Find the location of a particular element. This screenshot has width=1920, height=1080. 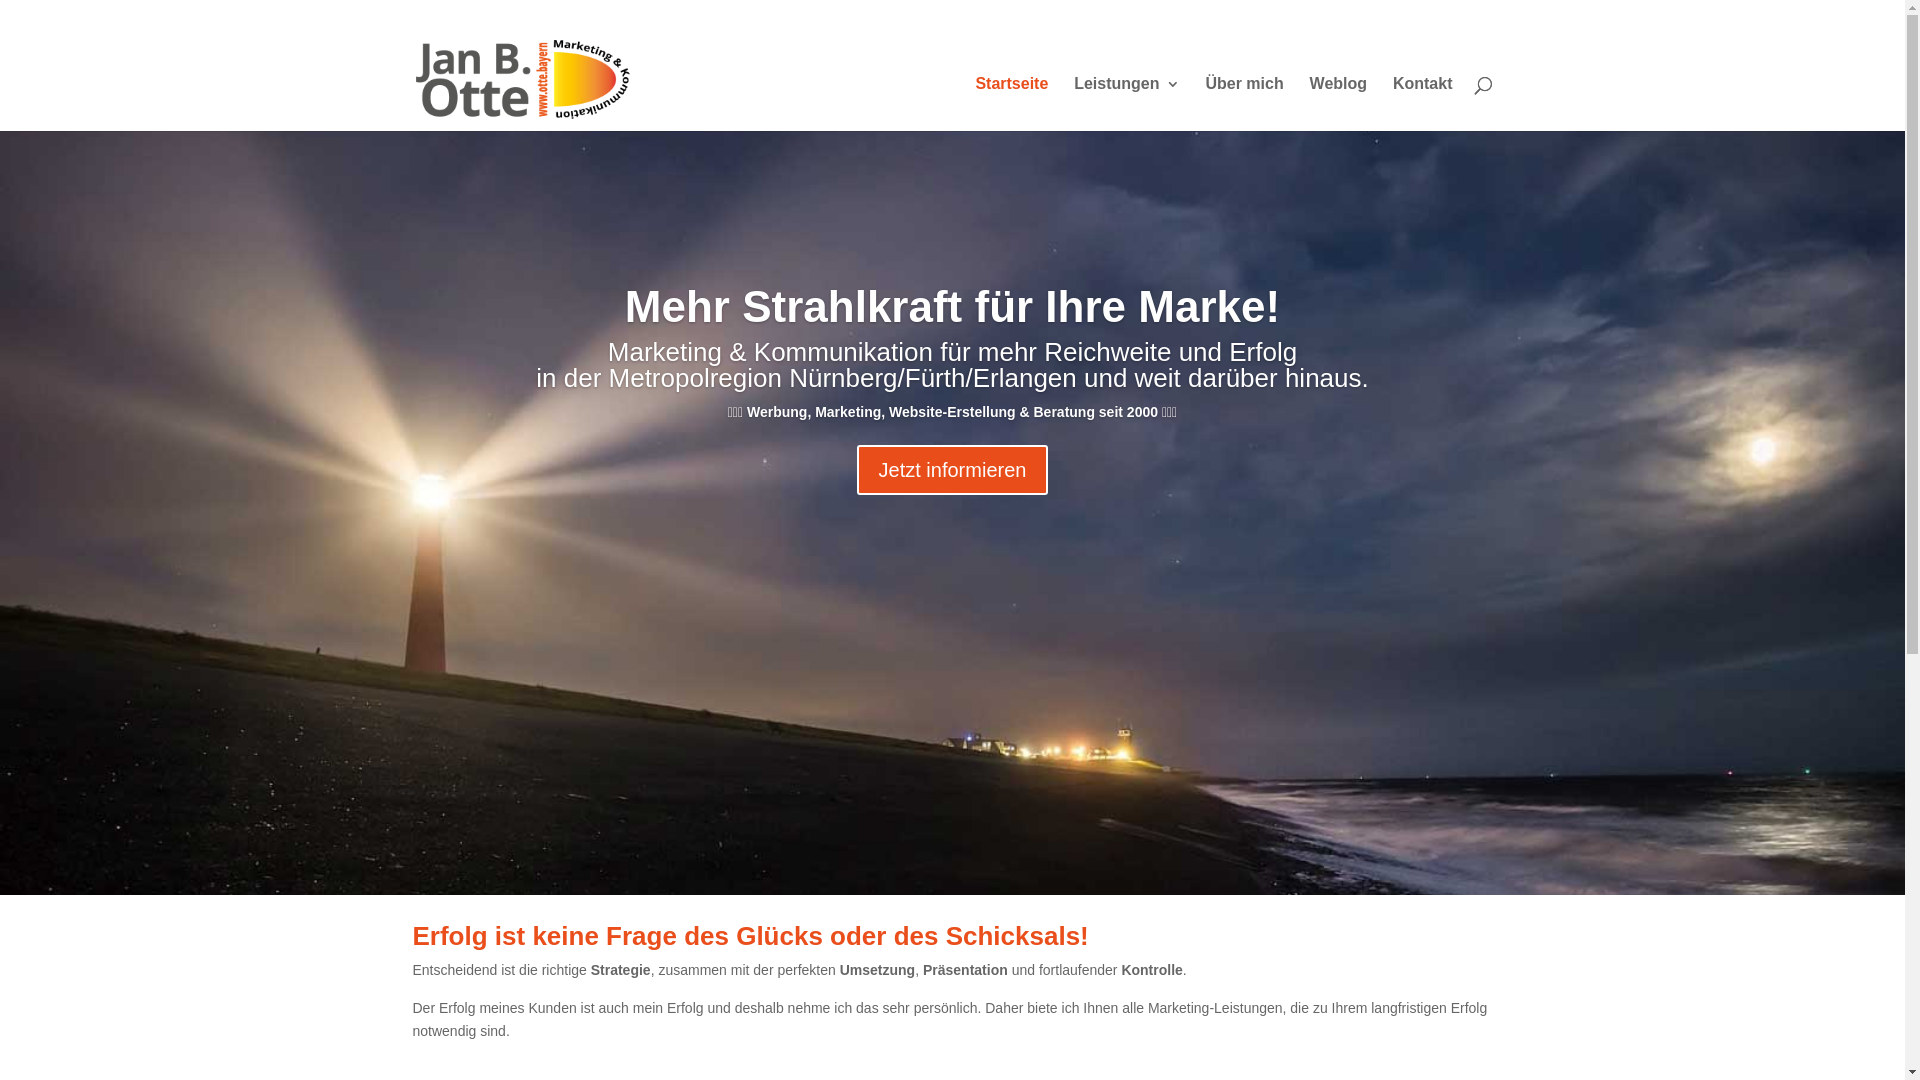

'Startseite' is located at coordinates (1011, 104).